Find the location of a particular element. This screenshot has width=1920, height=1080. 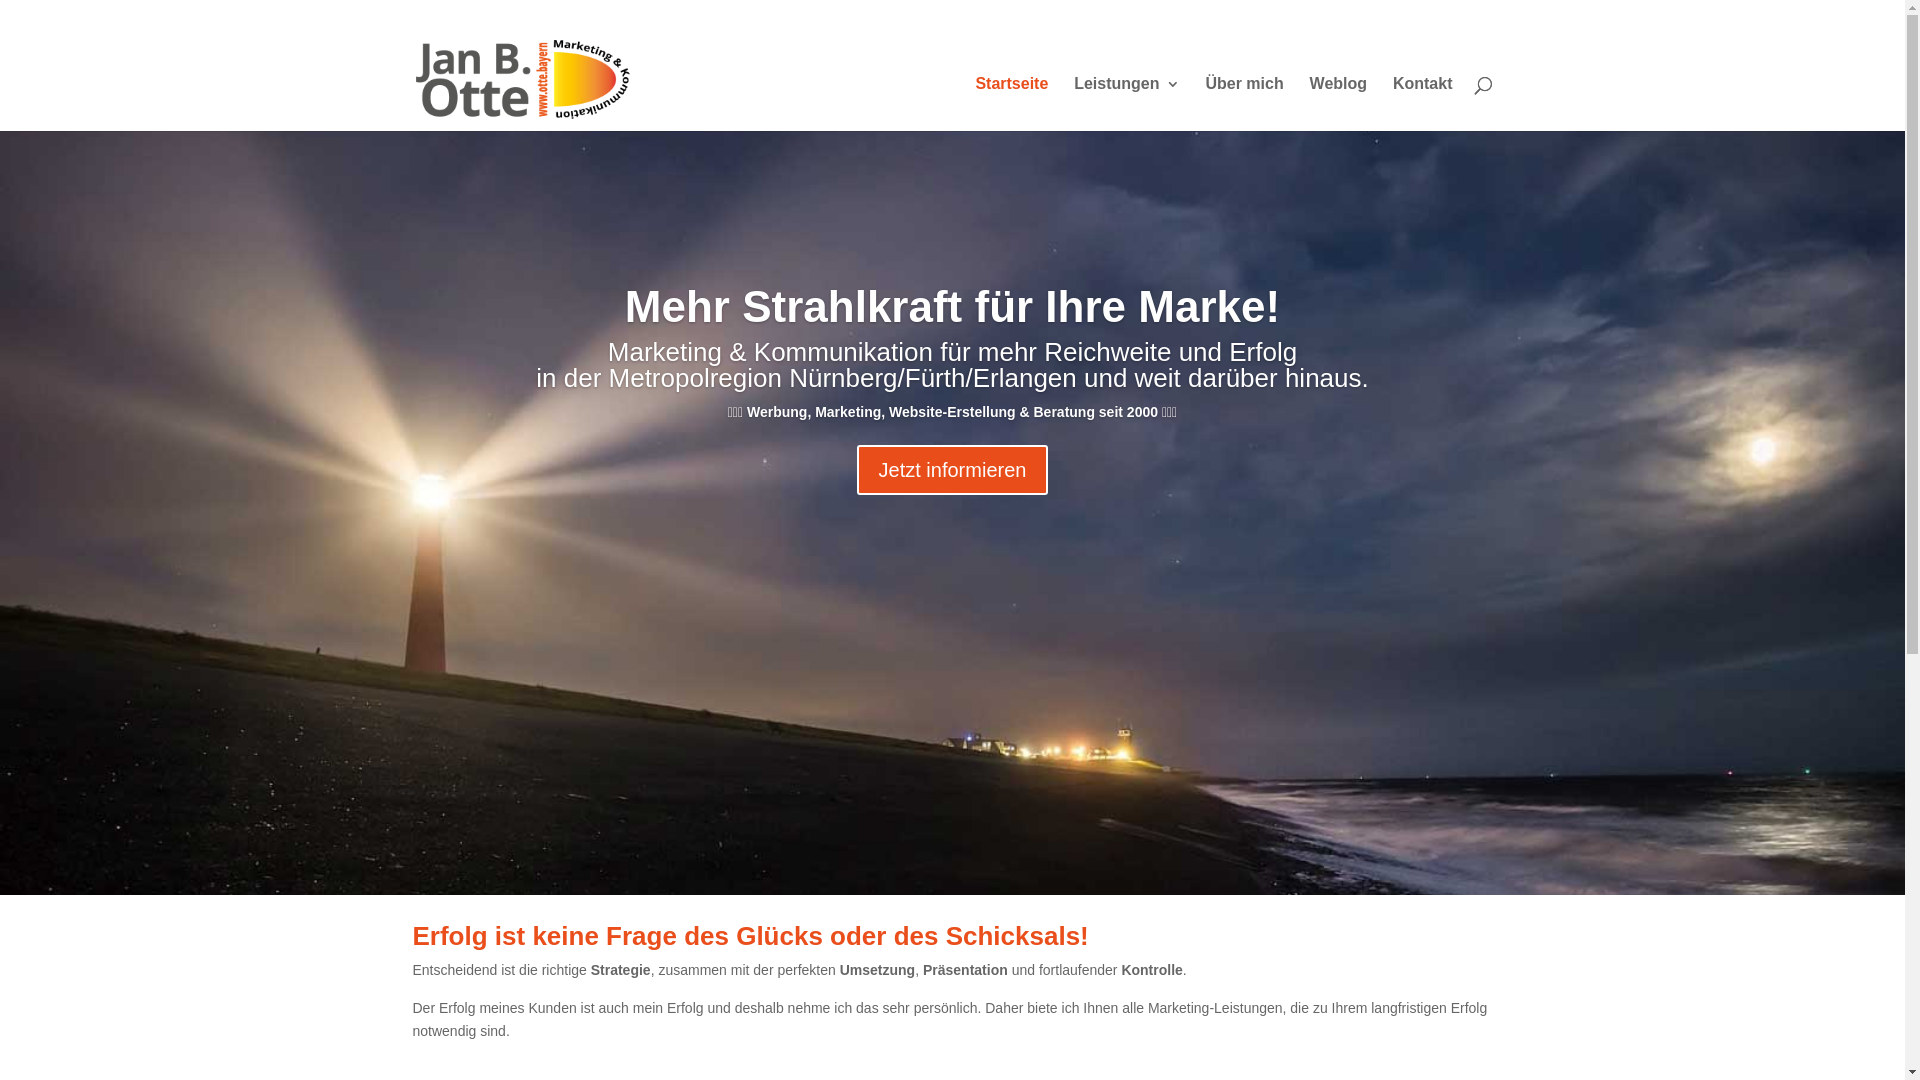

'Startseite' is located at coordinates (1011, 104).